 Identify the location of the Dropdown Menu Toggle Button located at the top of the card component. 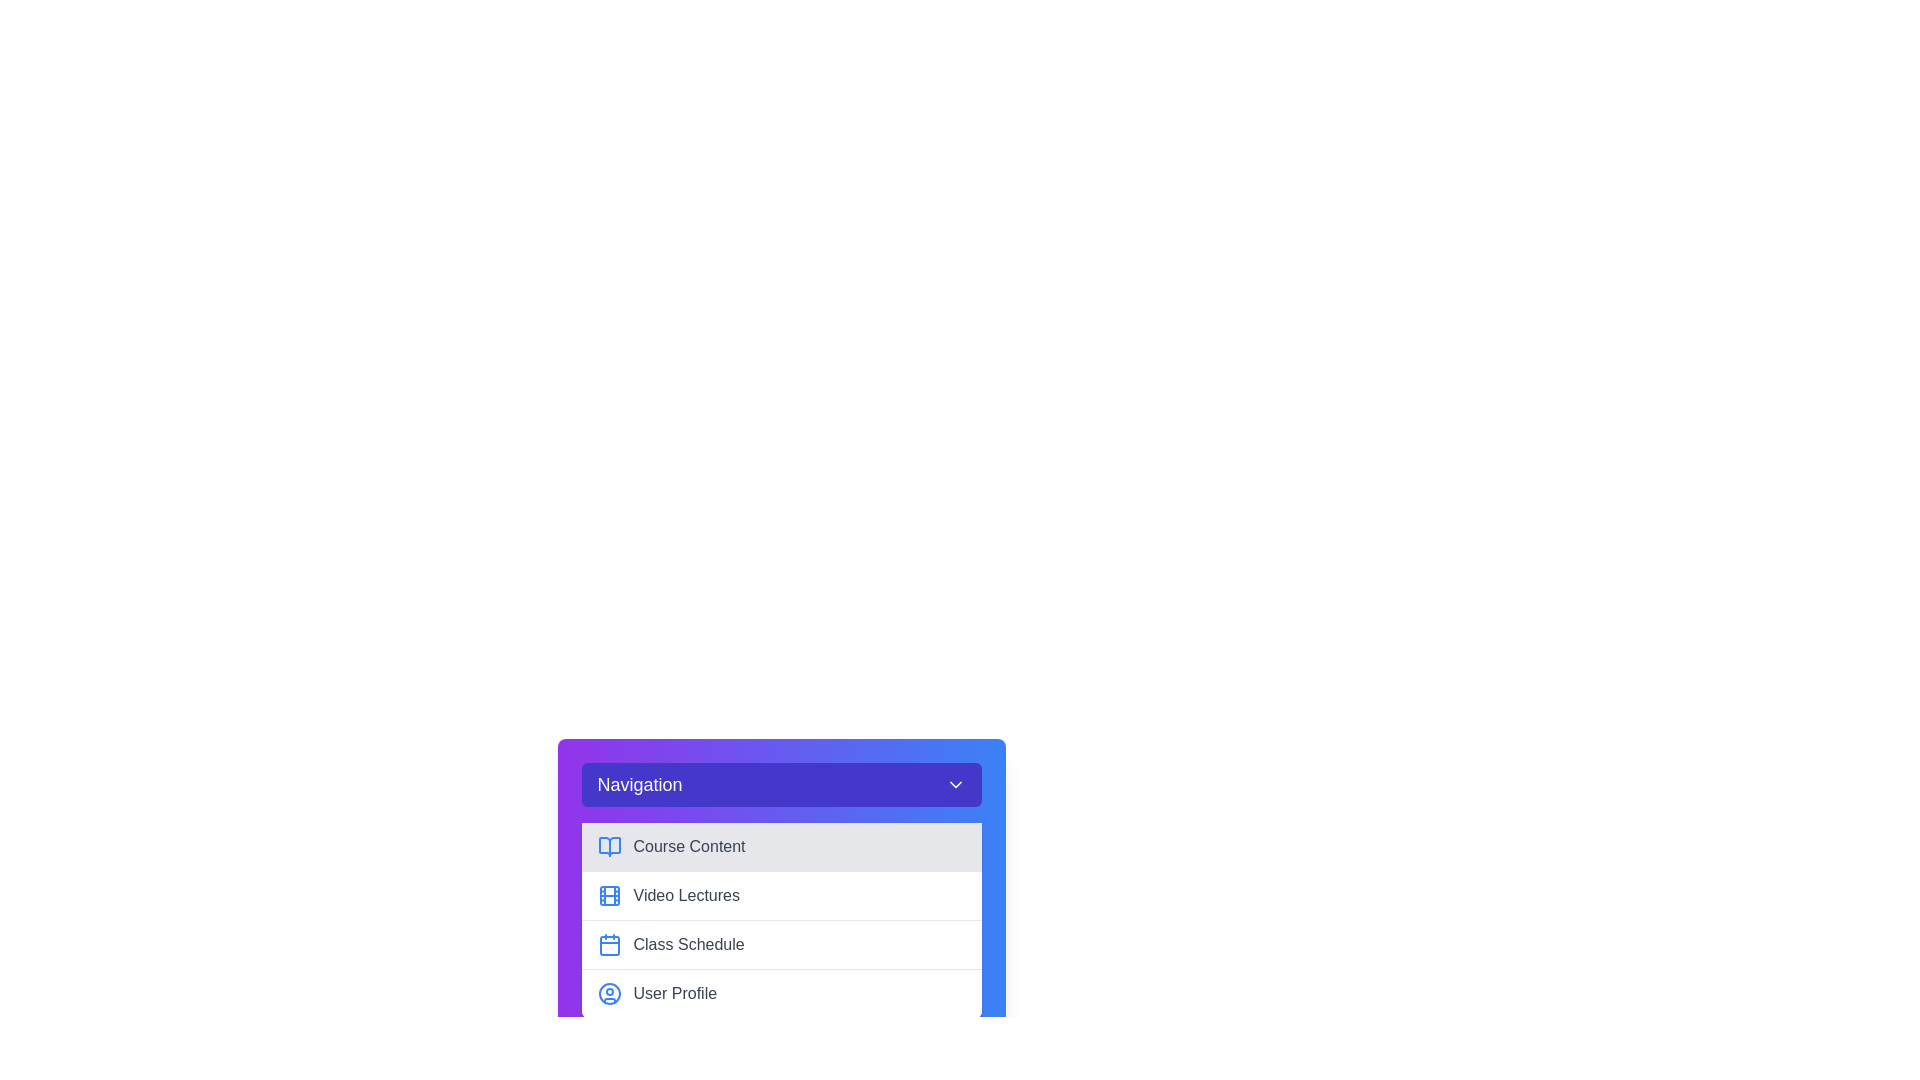
(780, 784).